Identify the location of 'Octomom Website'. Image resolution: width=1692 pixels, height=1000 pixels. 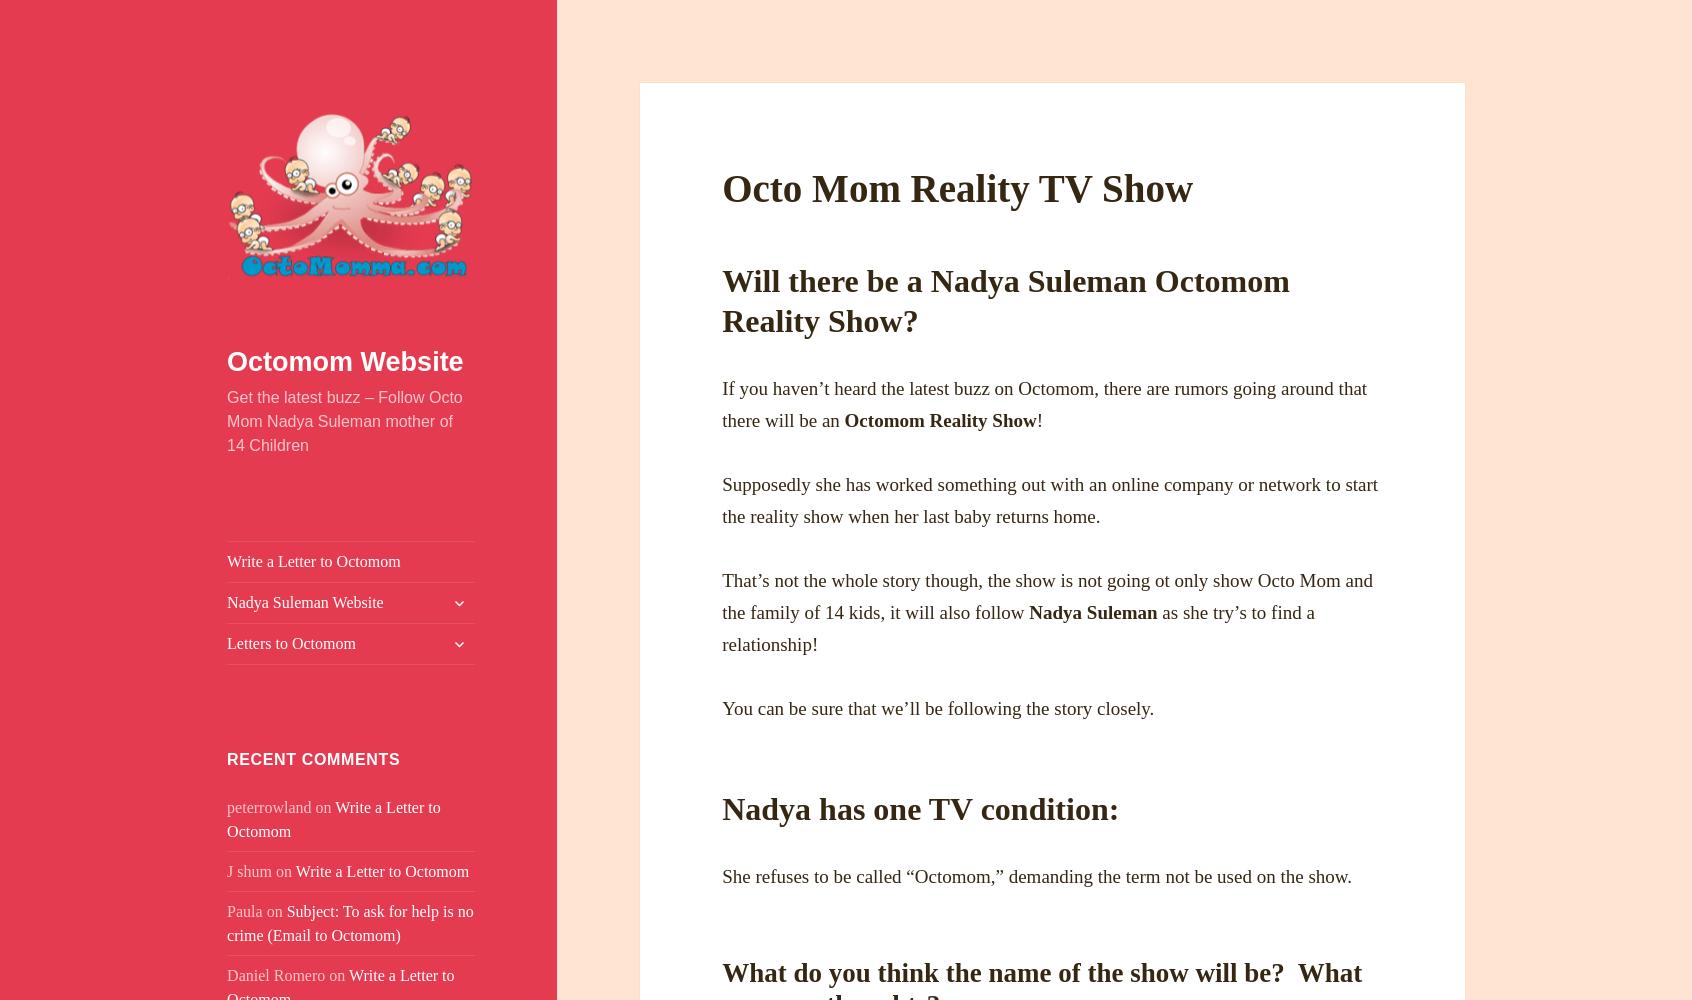
(343, 361).